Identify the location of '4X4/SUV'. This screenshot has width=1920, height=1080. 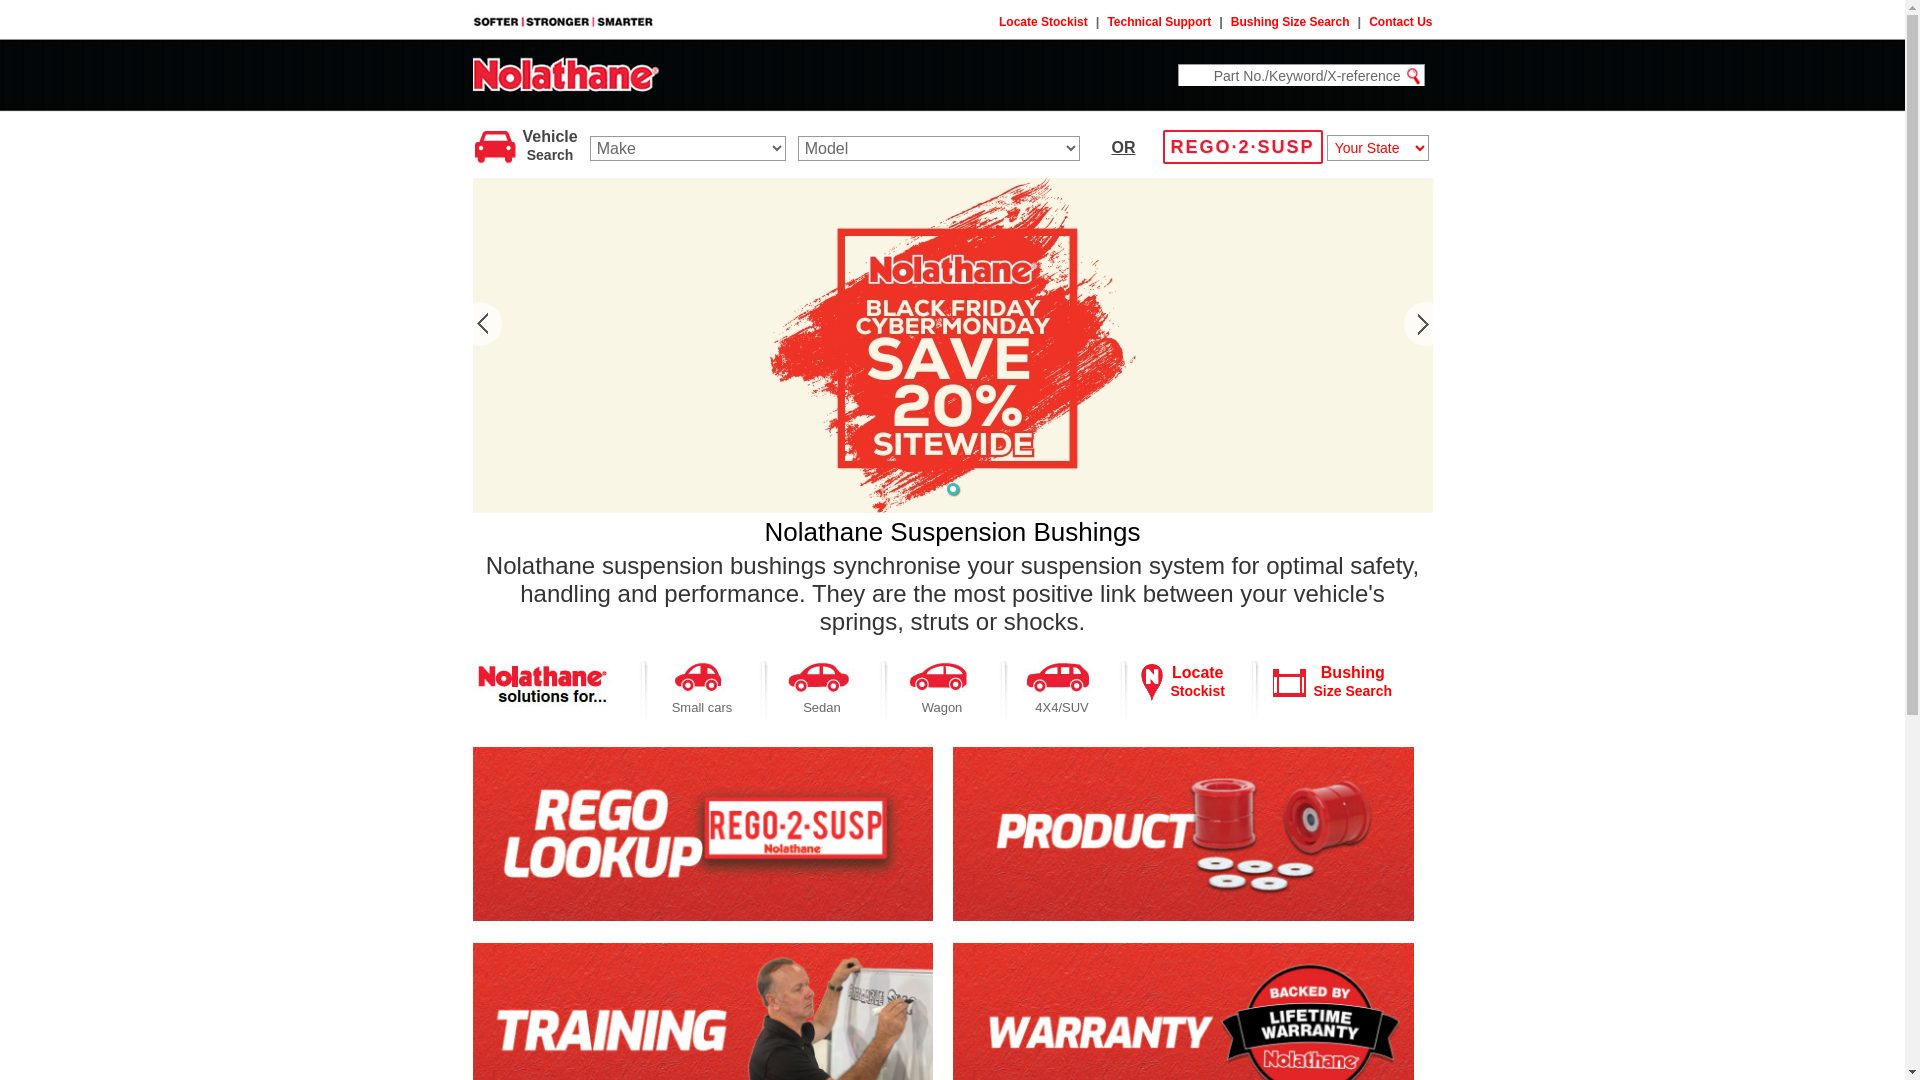
(1060, 706).